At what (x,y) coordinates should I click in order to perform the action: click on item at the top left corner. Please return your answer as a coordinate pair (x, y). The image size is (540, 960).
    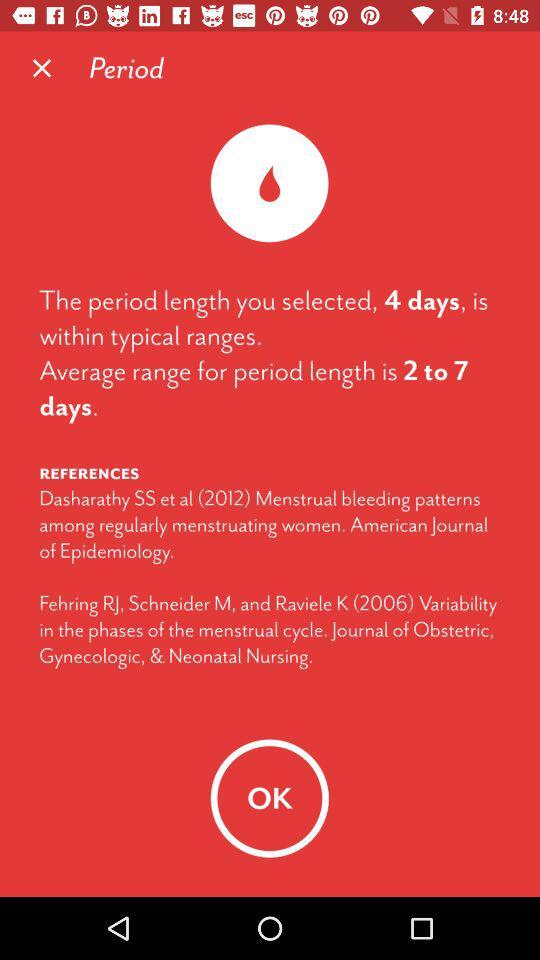
    Looking at the image, I should click on (42, 68).